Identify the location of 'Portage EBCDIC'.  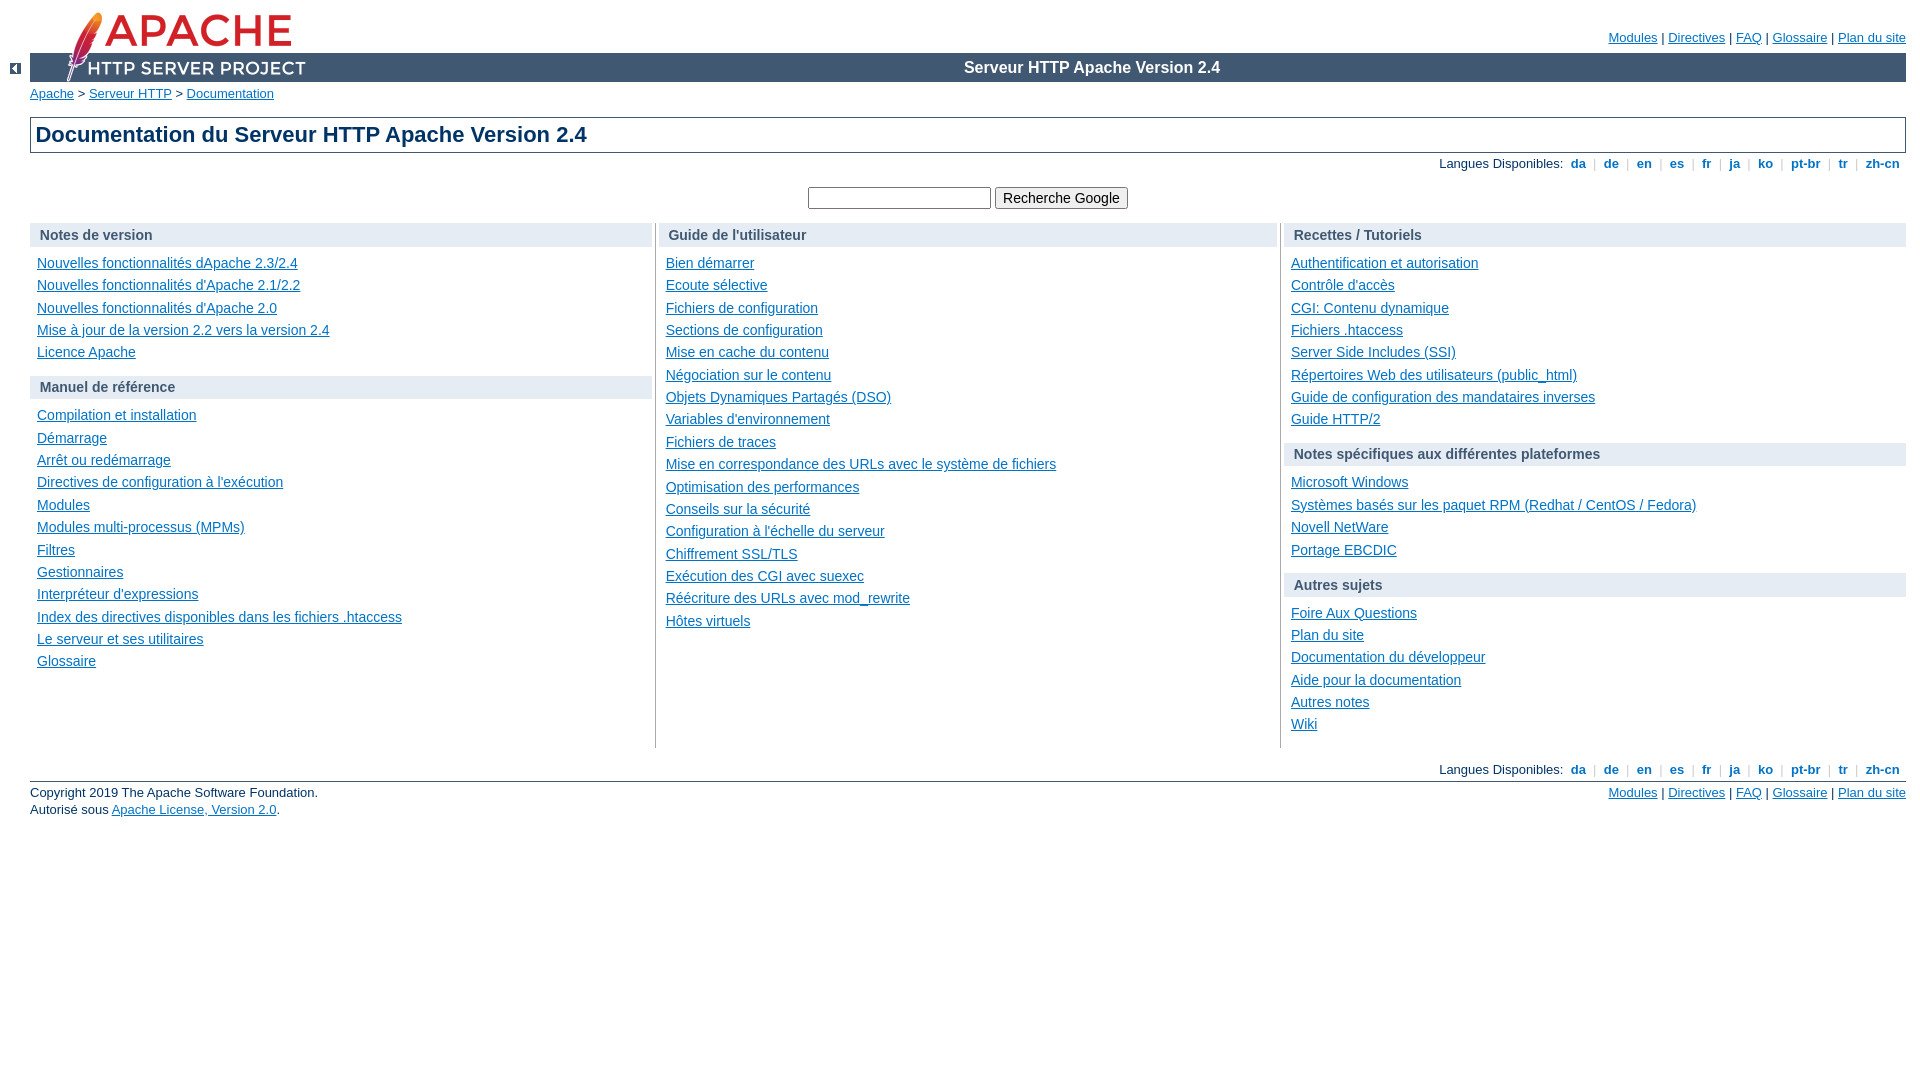
(1344, 550).